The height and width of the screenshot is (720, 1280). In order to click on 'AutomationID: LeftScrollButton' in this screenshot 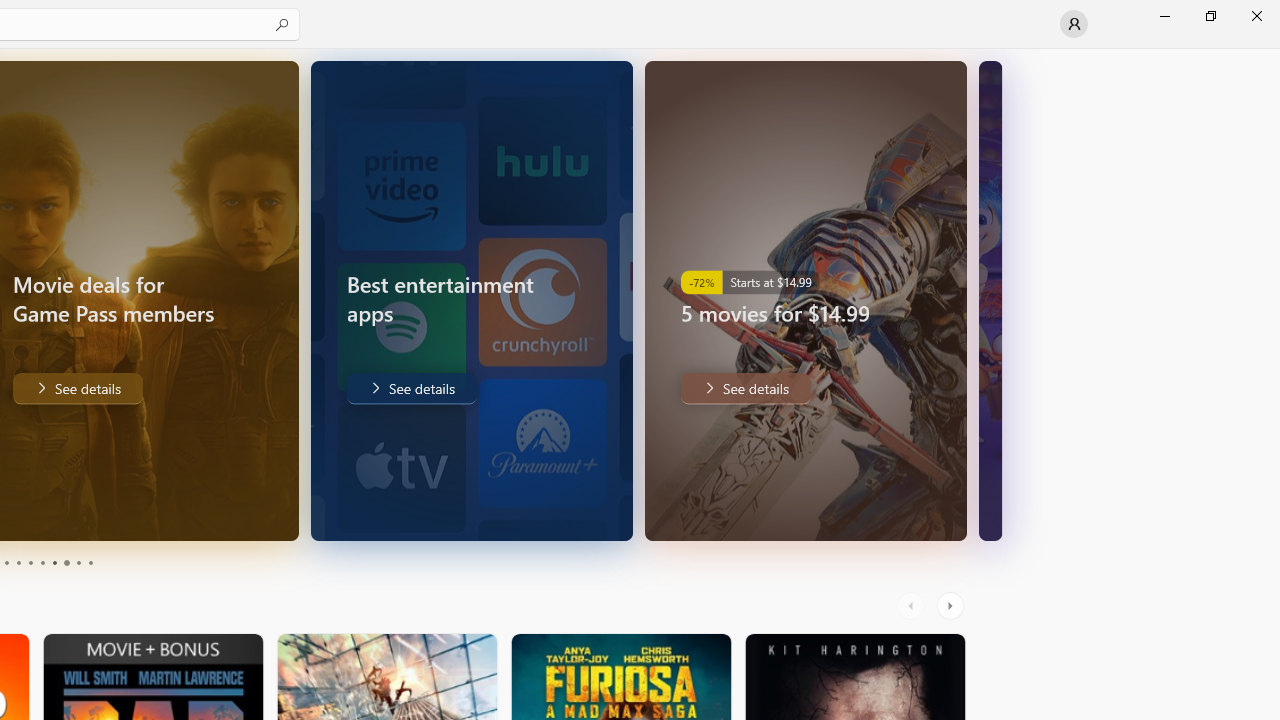, I will do `click(912, 605)`.